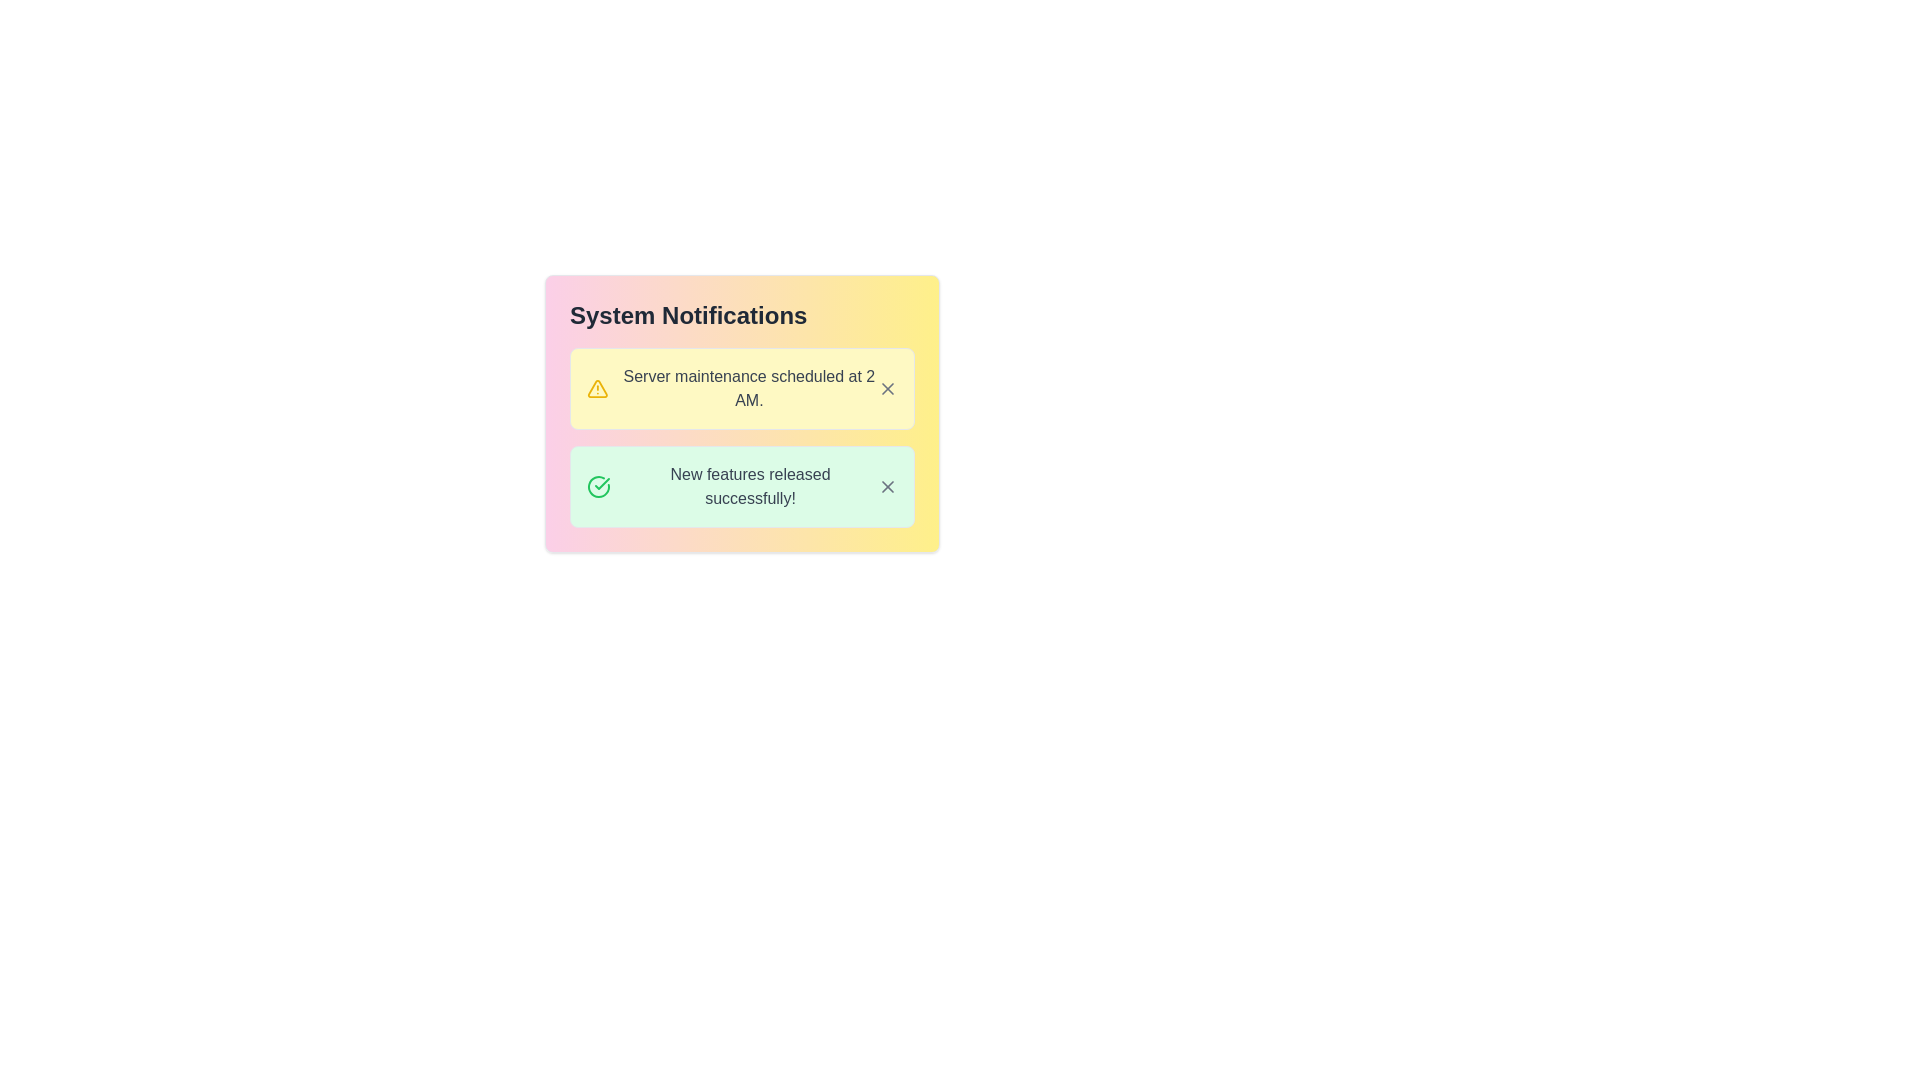 The height and width of the screenshot is (1080, 1920). Describe the element at coordinates (748, 389) in the screenshot. I see `the static text element that presents a notification message about server maintenance, located below 'System Notifications' and above another notification item, with a warning icon on the left and a close button on the right` at that location.